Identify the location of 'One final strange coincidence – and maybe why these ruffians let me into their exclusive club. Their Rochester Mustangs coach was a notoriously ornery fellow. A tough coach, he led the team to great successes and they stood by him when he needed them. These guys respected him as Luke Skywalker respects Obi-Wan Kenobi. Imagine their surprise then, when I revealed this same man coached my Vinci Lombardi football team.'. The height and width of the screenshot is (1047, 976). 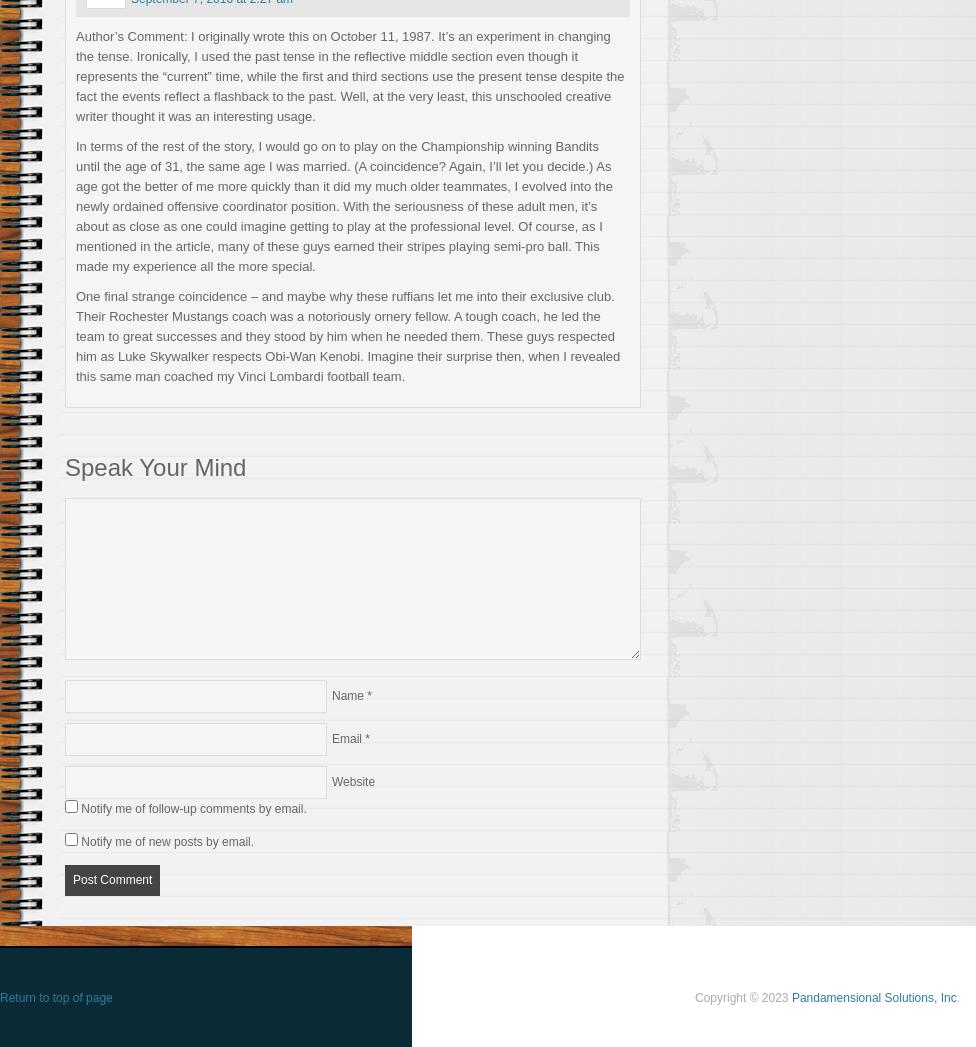
(76, 335).